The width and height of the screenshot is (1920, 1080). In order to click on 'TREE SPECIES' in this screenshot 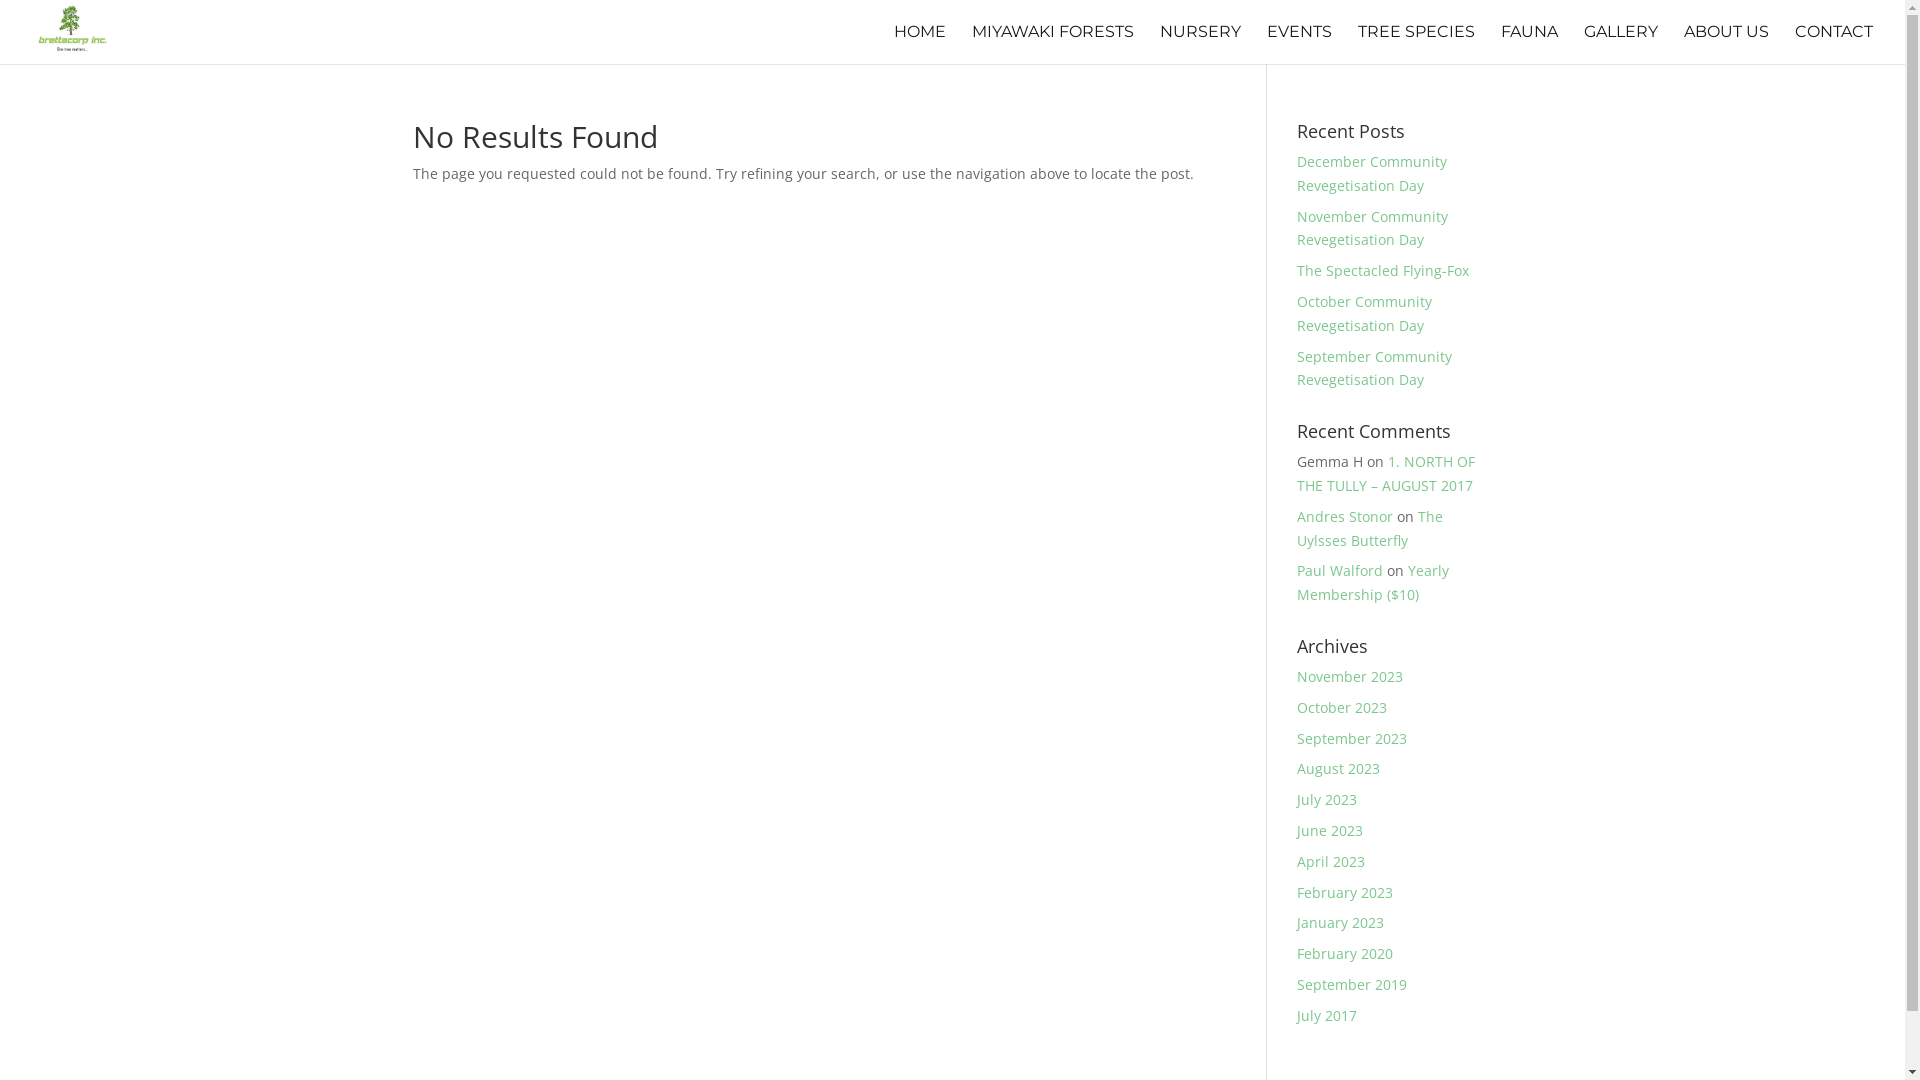, I will do `click(1415, 44)`.